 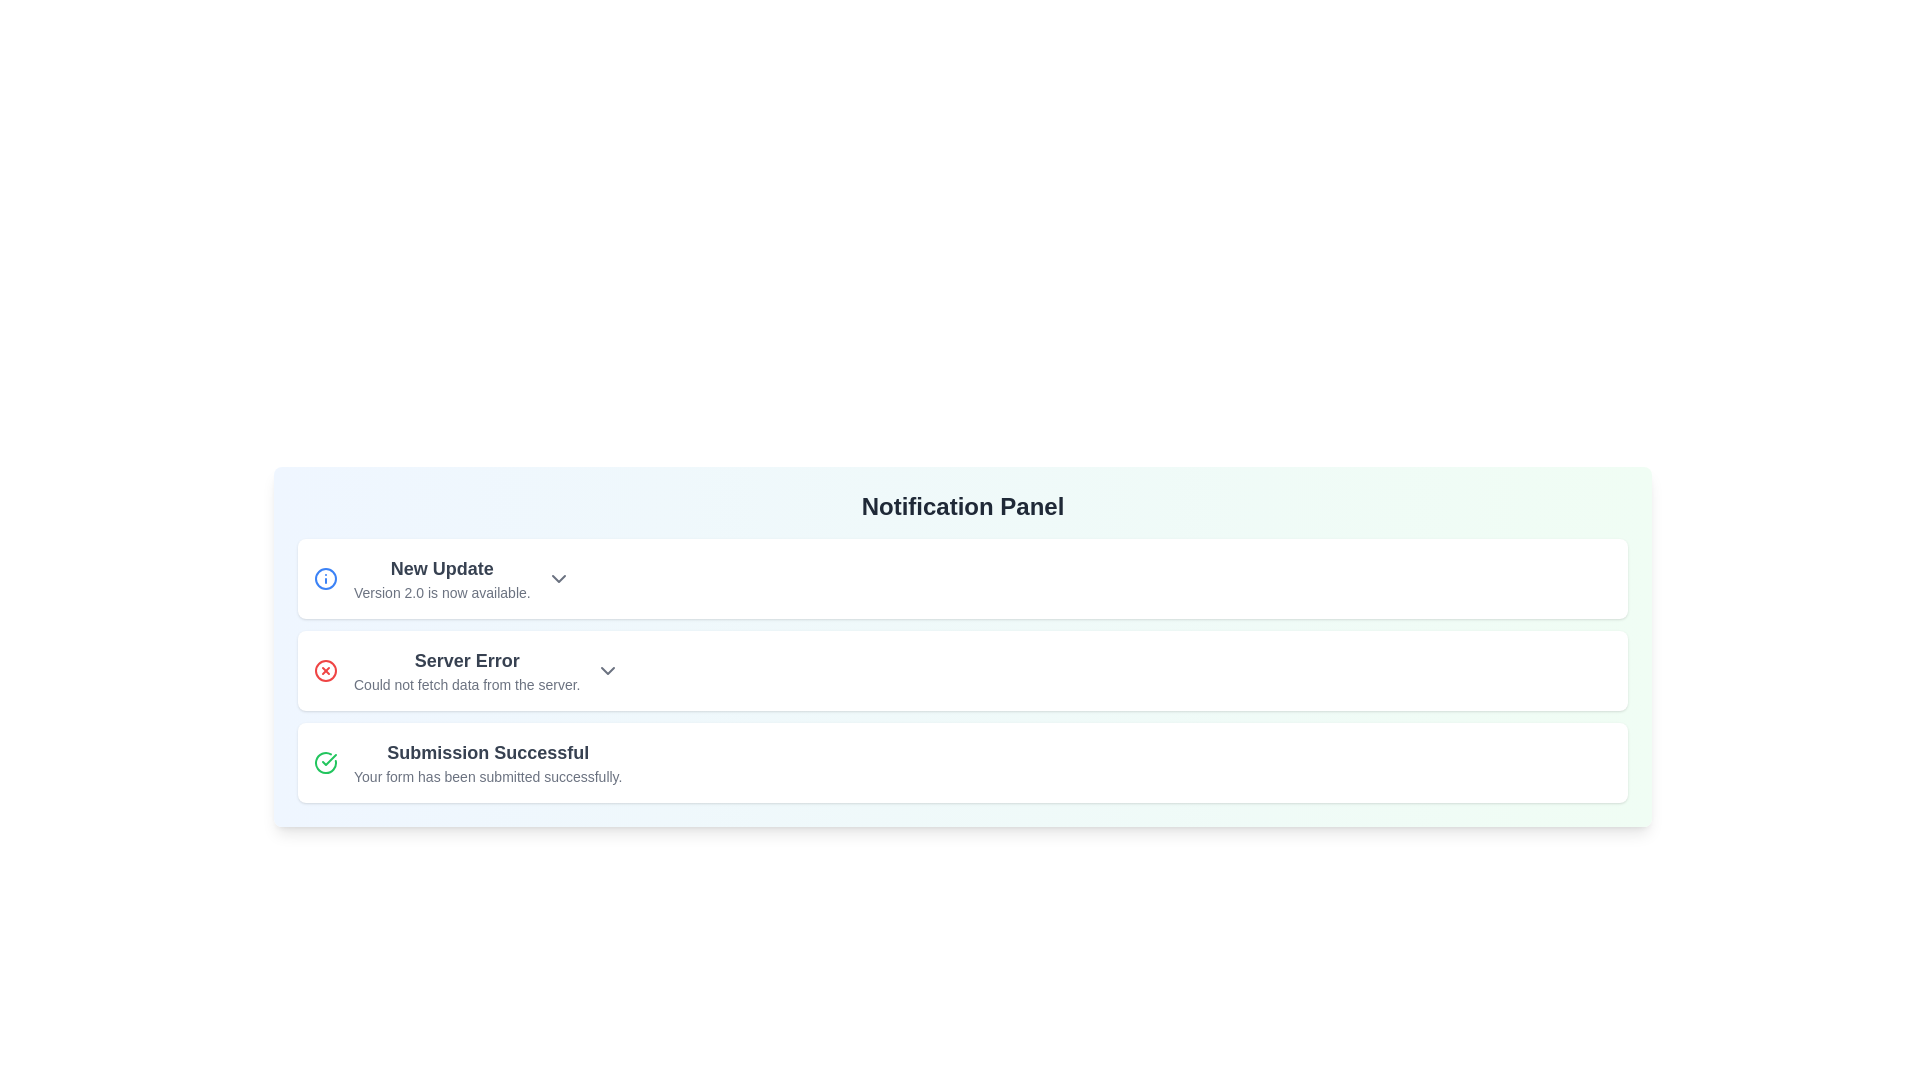 What do you see at coordinates (488, 775) in the screenshot?
I see `the text label that states 'Your form has been submitted successfully.' located within the third notification card of the Notification Panel` at bounding box center [488, 775].